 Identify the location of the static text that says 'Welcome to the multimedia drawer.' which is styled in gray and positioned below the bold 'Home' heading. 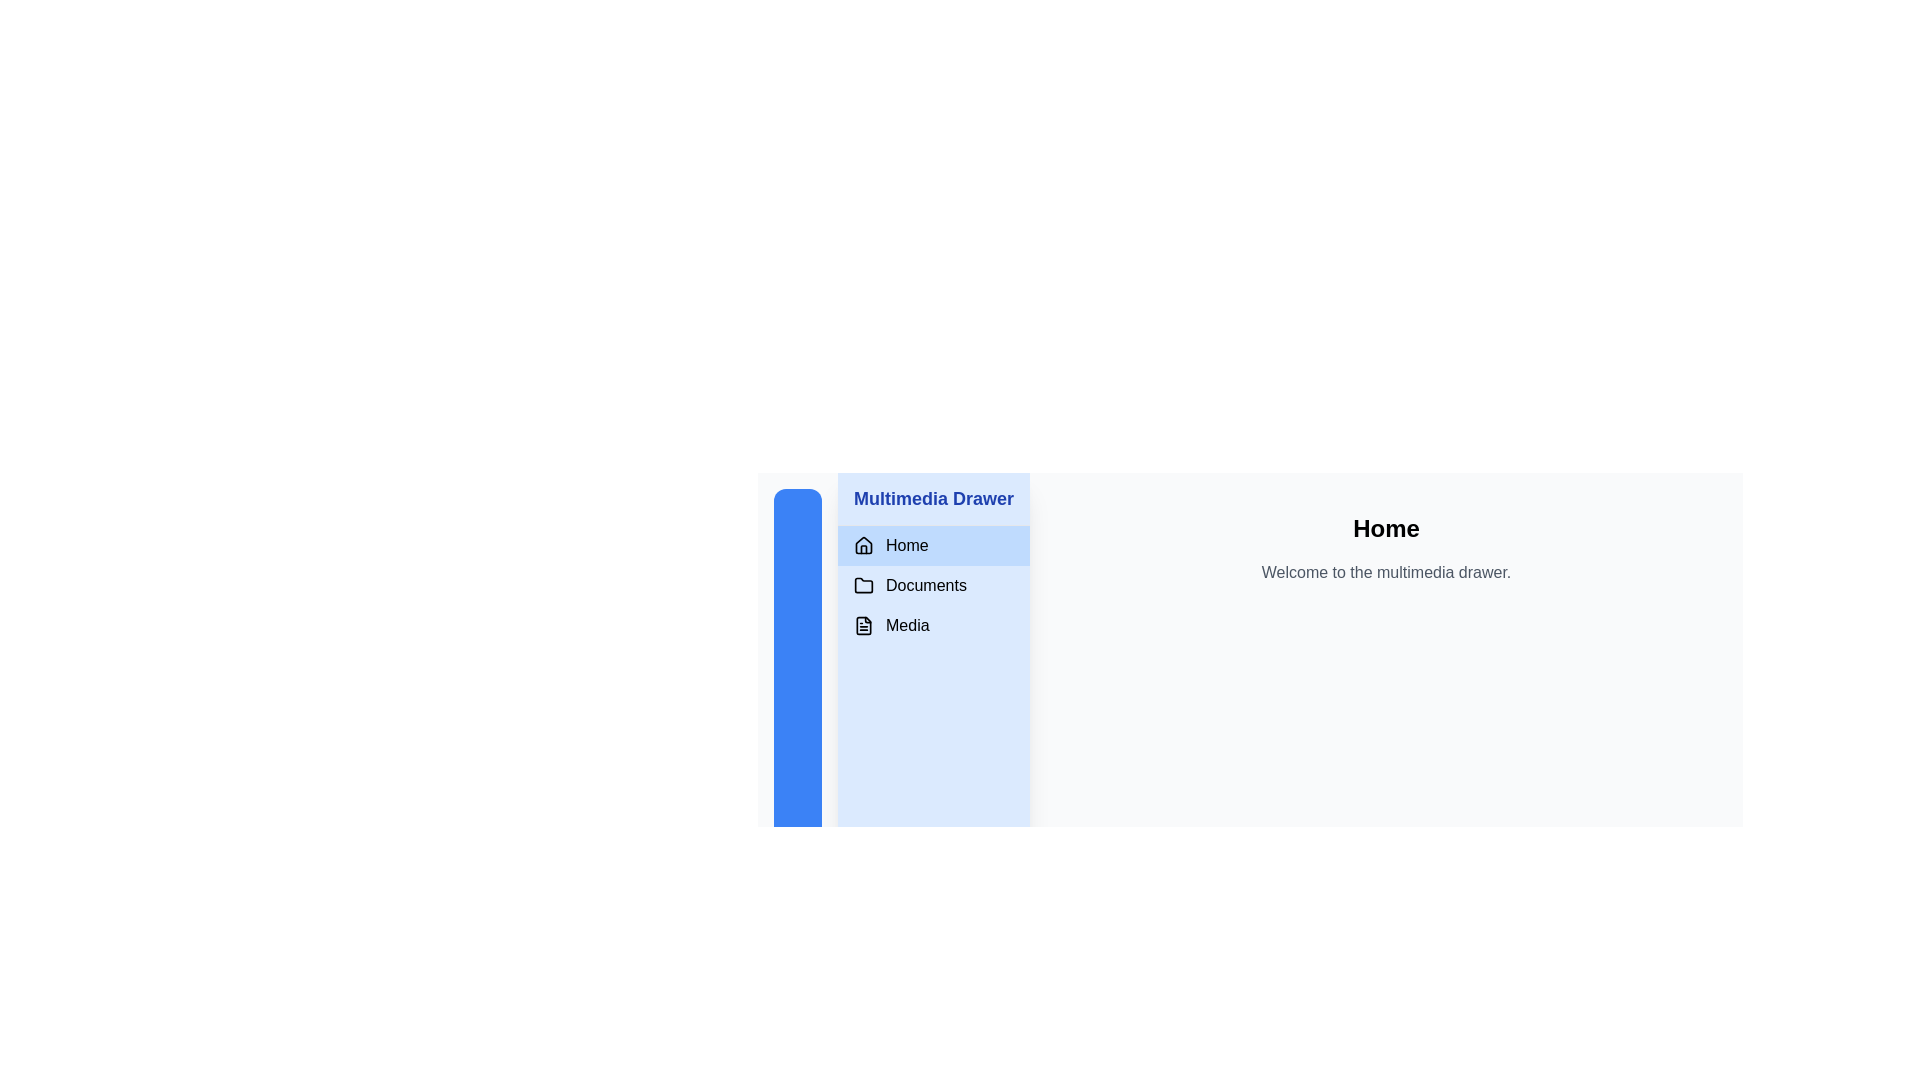
(1385, 573).